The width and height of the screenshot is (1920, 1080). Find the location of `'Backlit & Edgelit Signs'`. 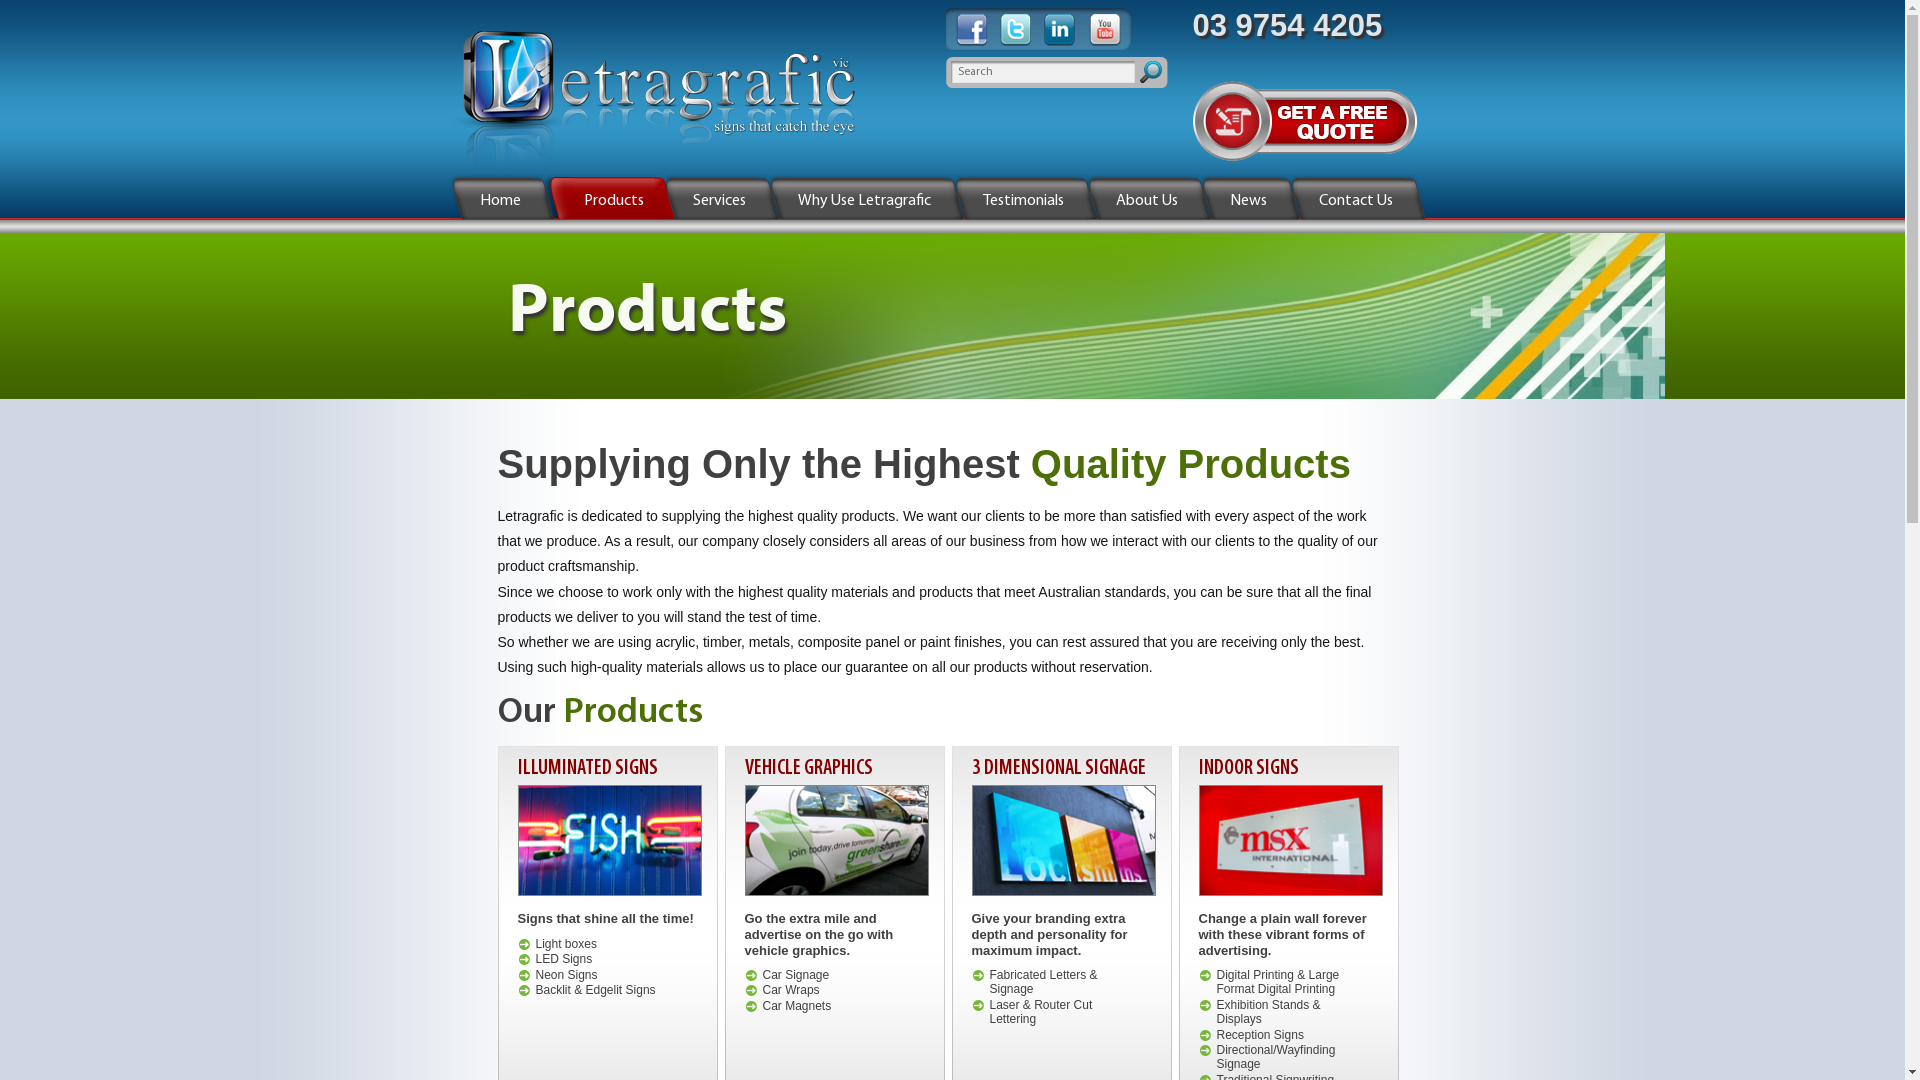

'Backlit & Edgelit Signs' is located at coordinates (594, 990).